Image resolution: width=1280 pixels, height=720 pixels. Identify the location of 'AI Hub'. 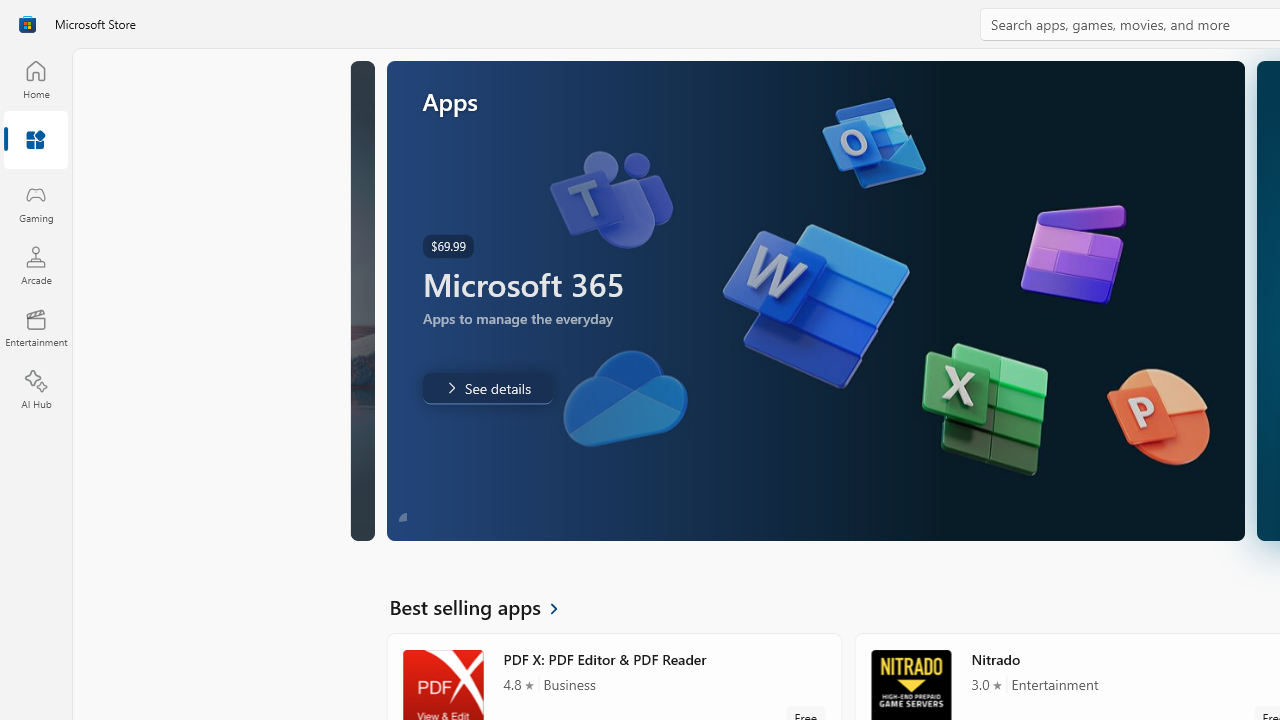
(35, 390).